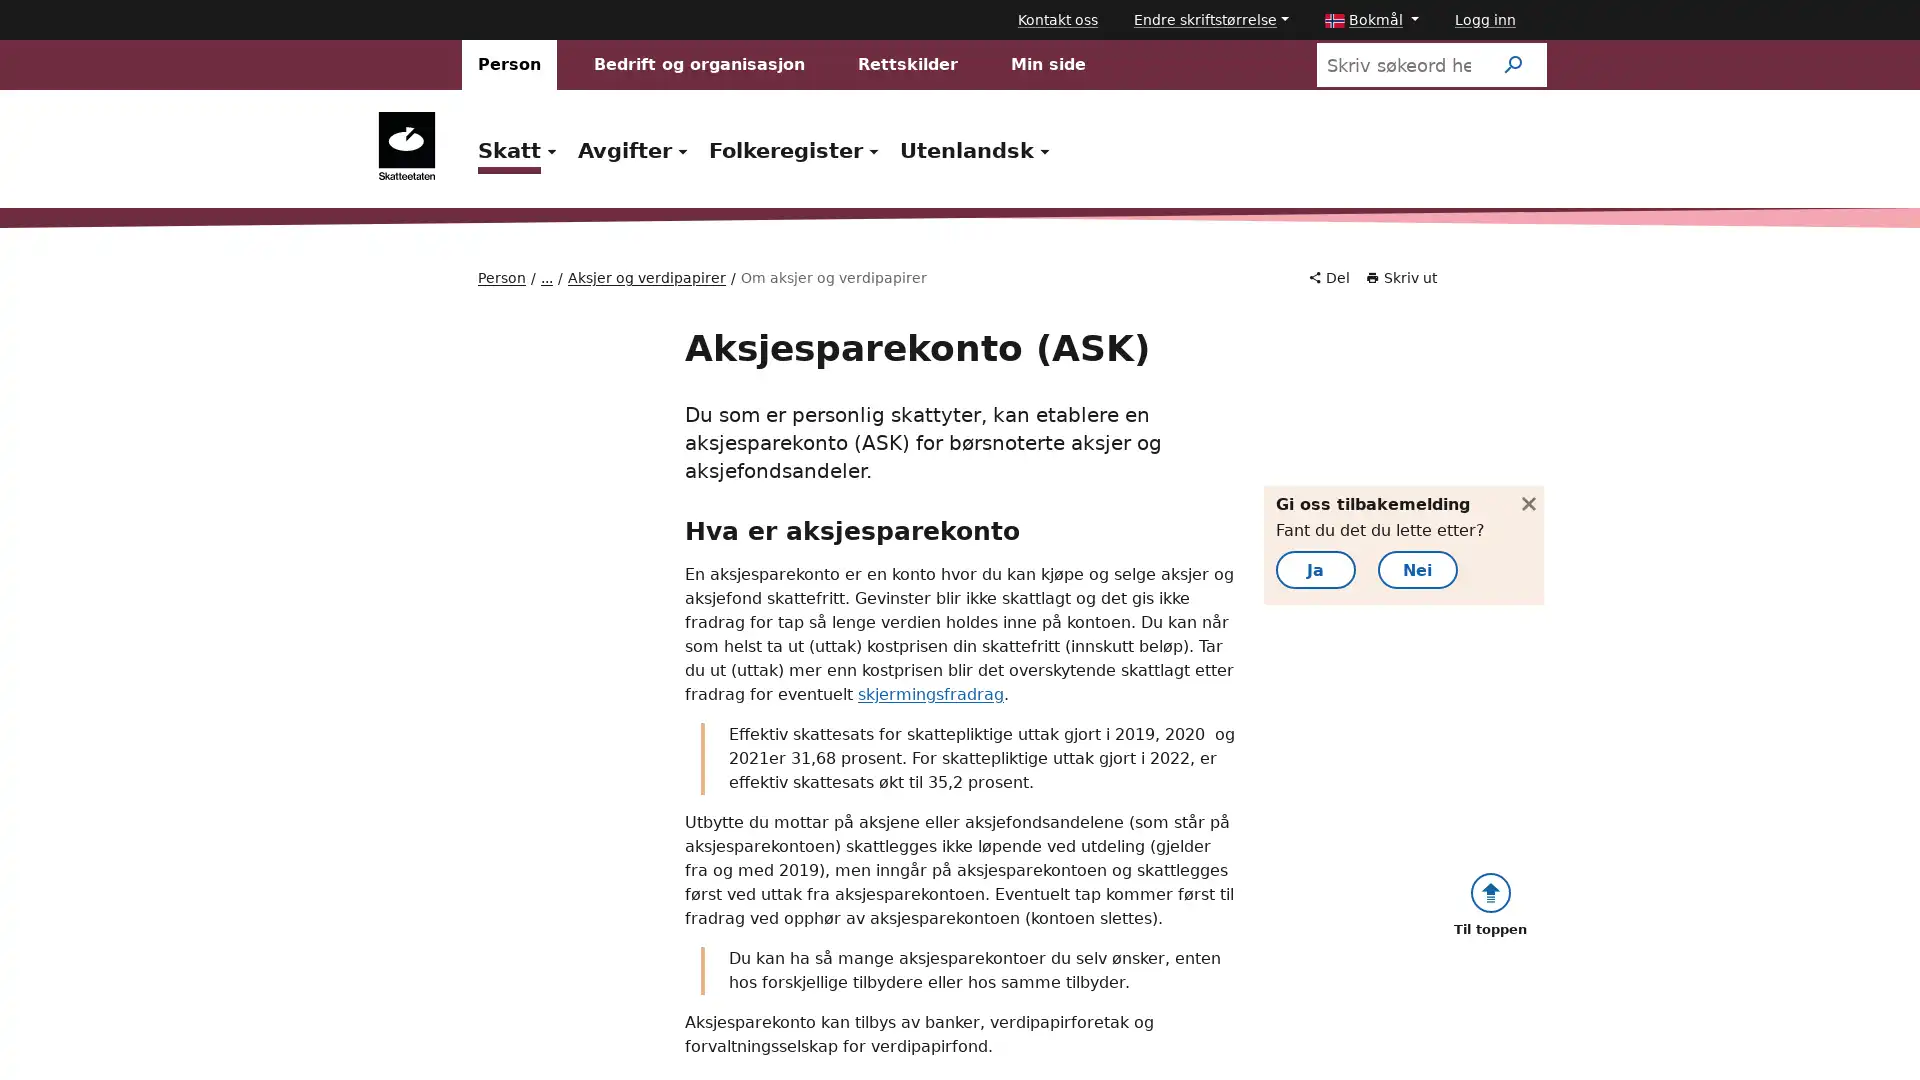  I want to click on Nei, so click(1449, 588).